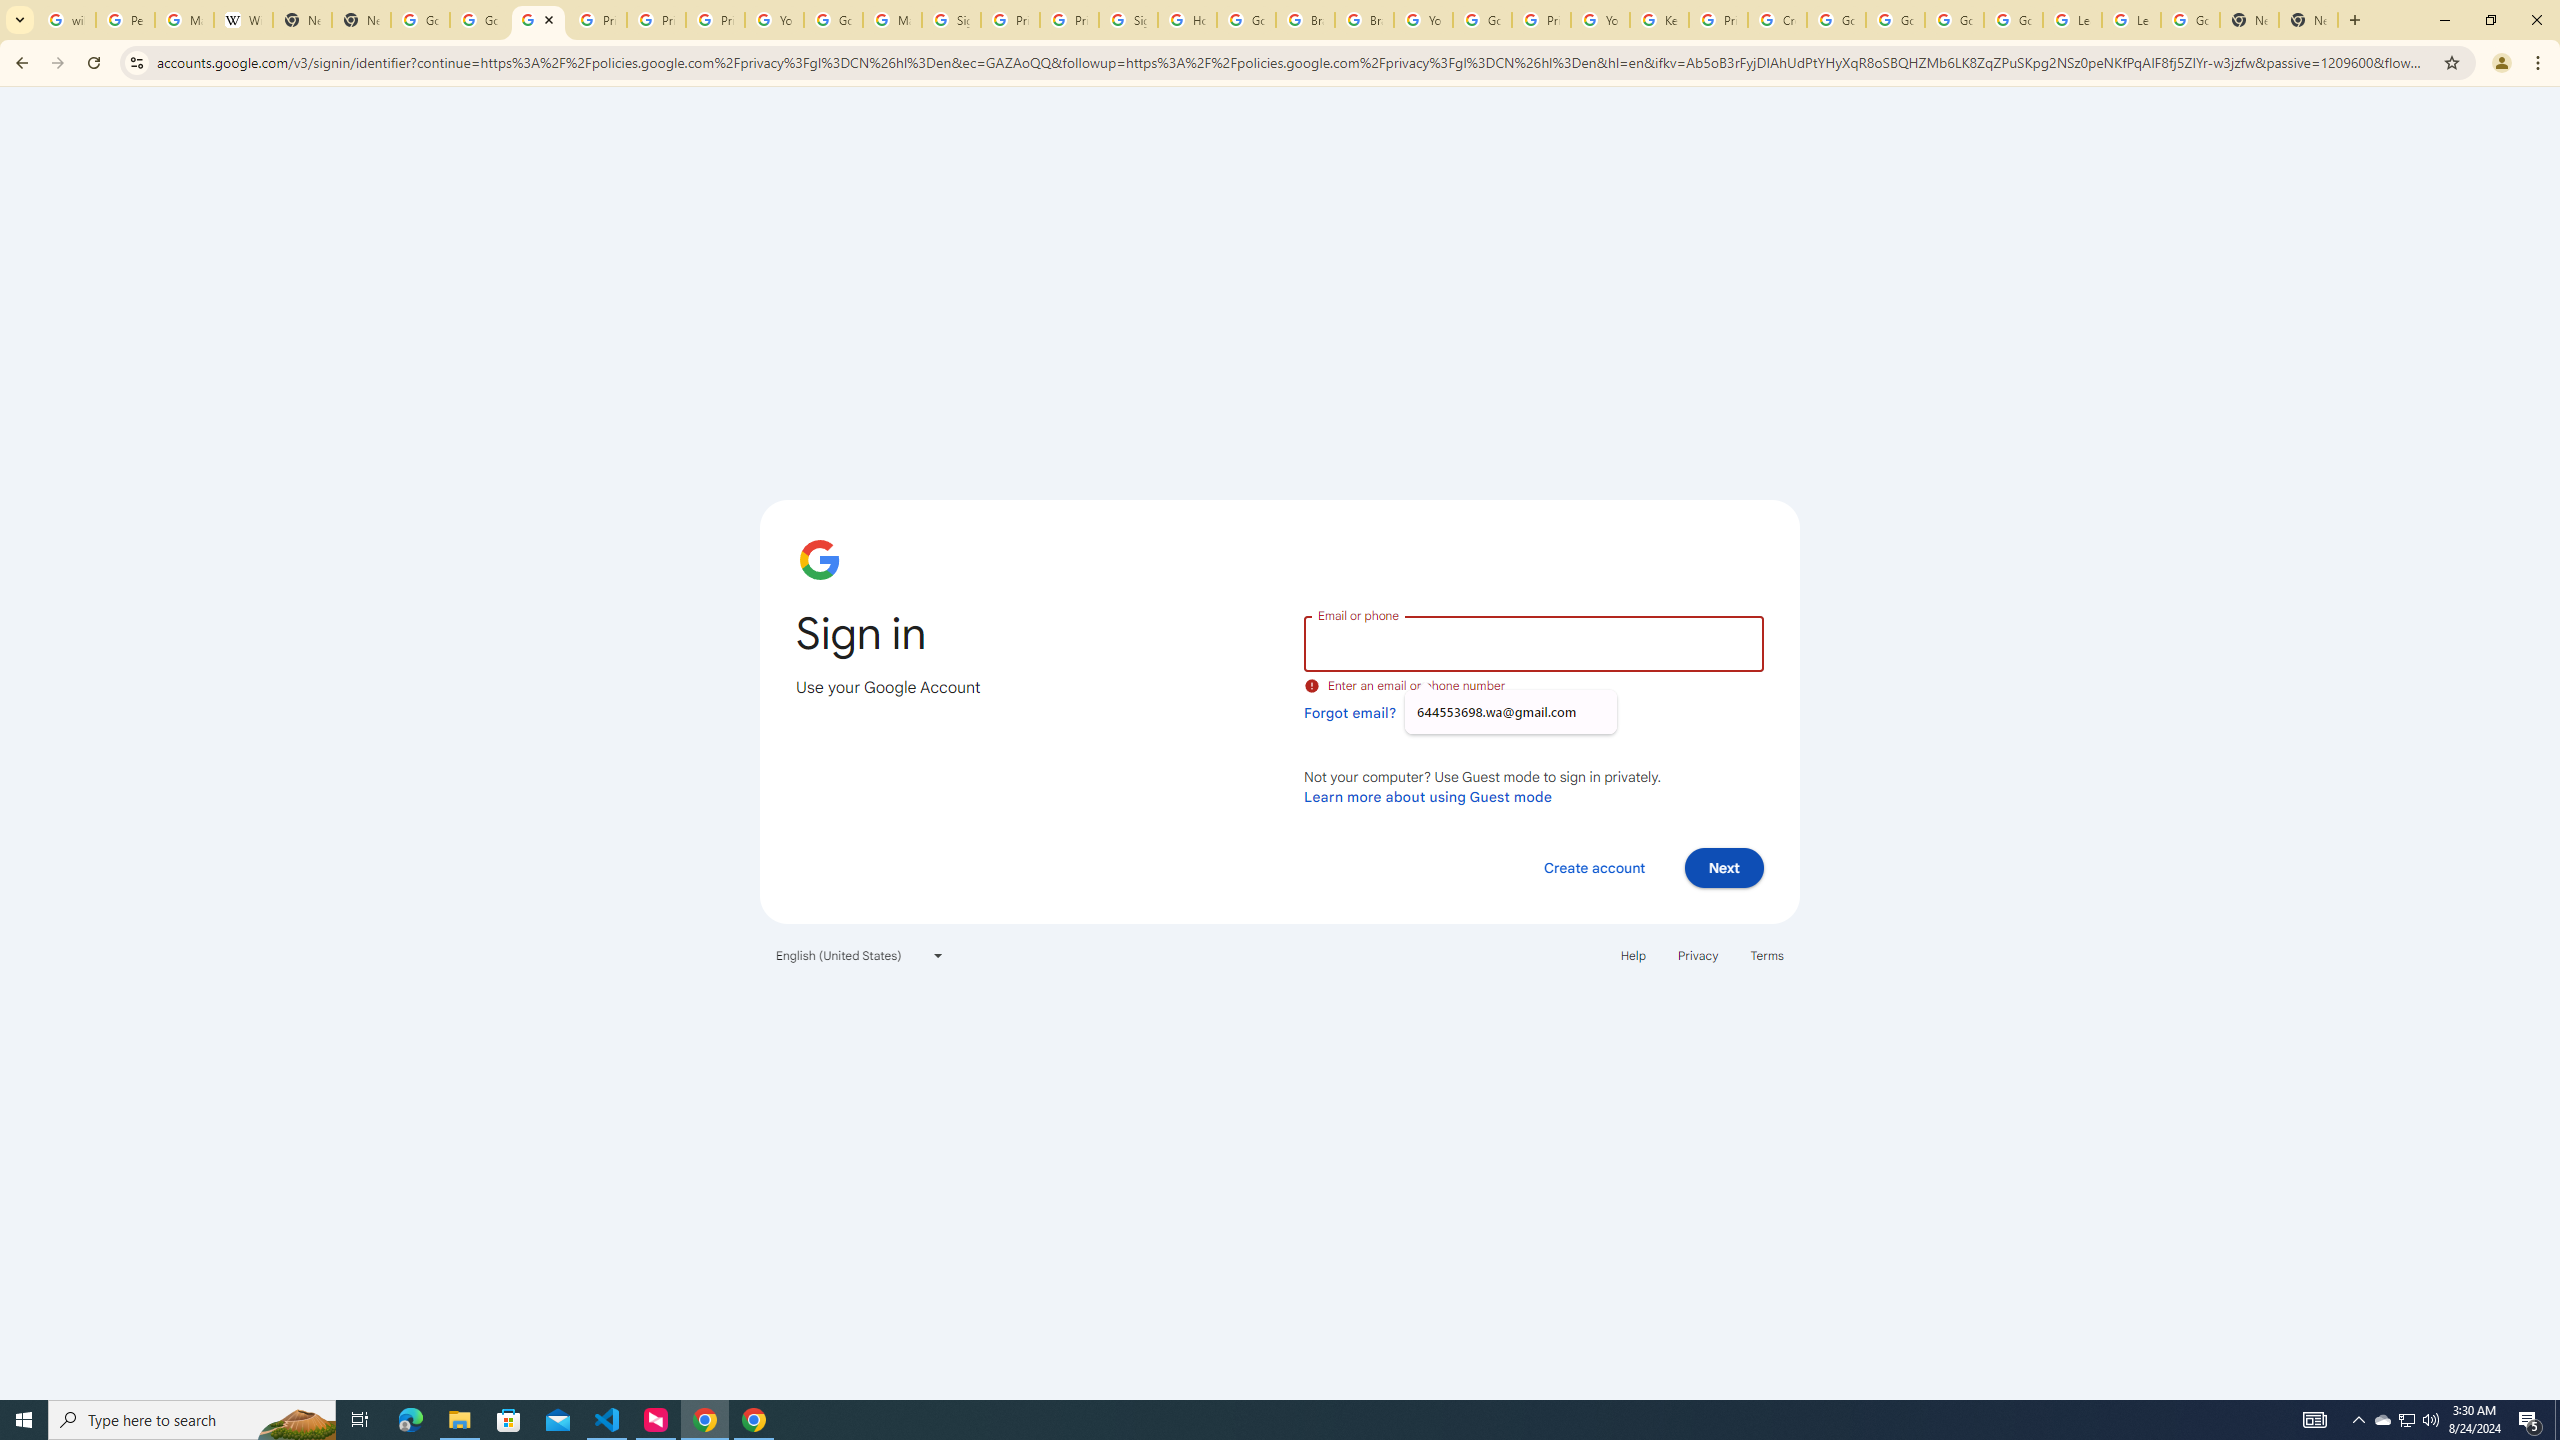 The width and height of the screenshot is (2560, 1440). Describe the element at coordinates (1893, 19) in the screenshot. I see `'Google Account Help'` at that location.